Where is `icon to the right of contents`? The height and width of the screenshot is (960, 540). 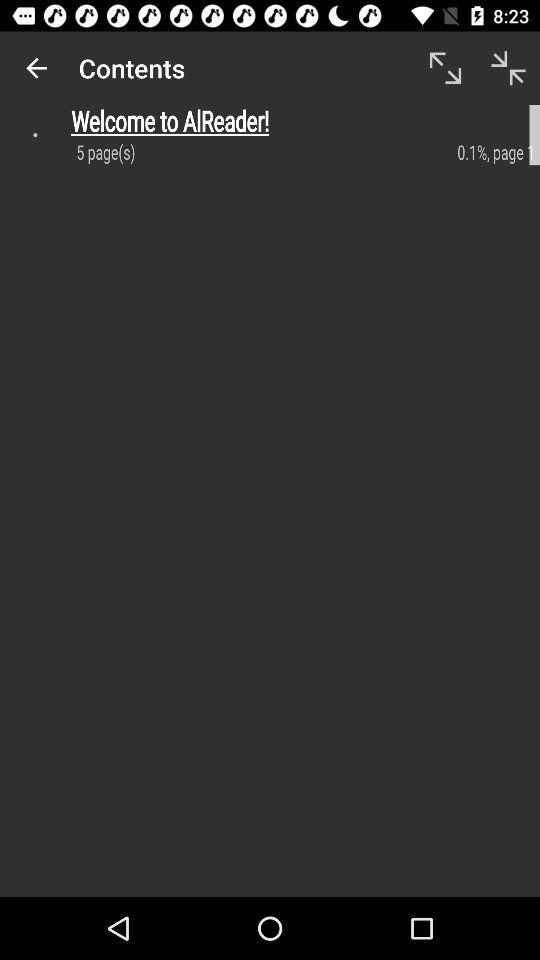
icon to the right of contents is located at coordinates (445, 68).